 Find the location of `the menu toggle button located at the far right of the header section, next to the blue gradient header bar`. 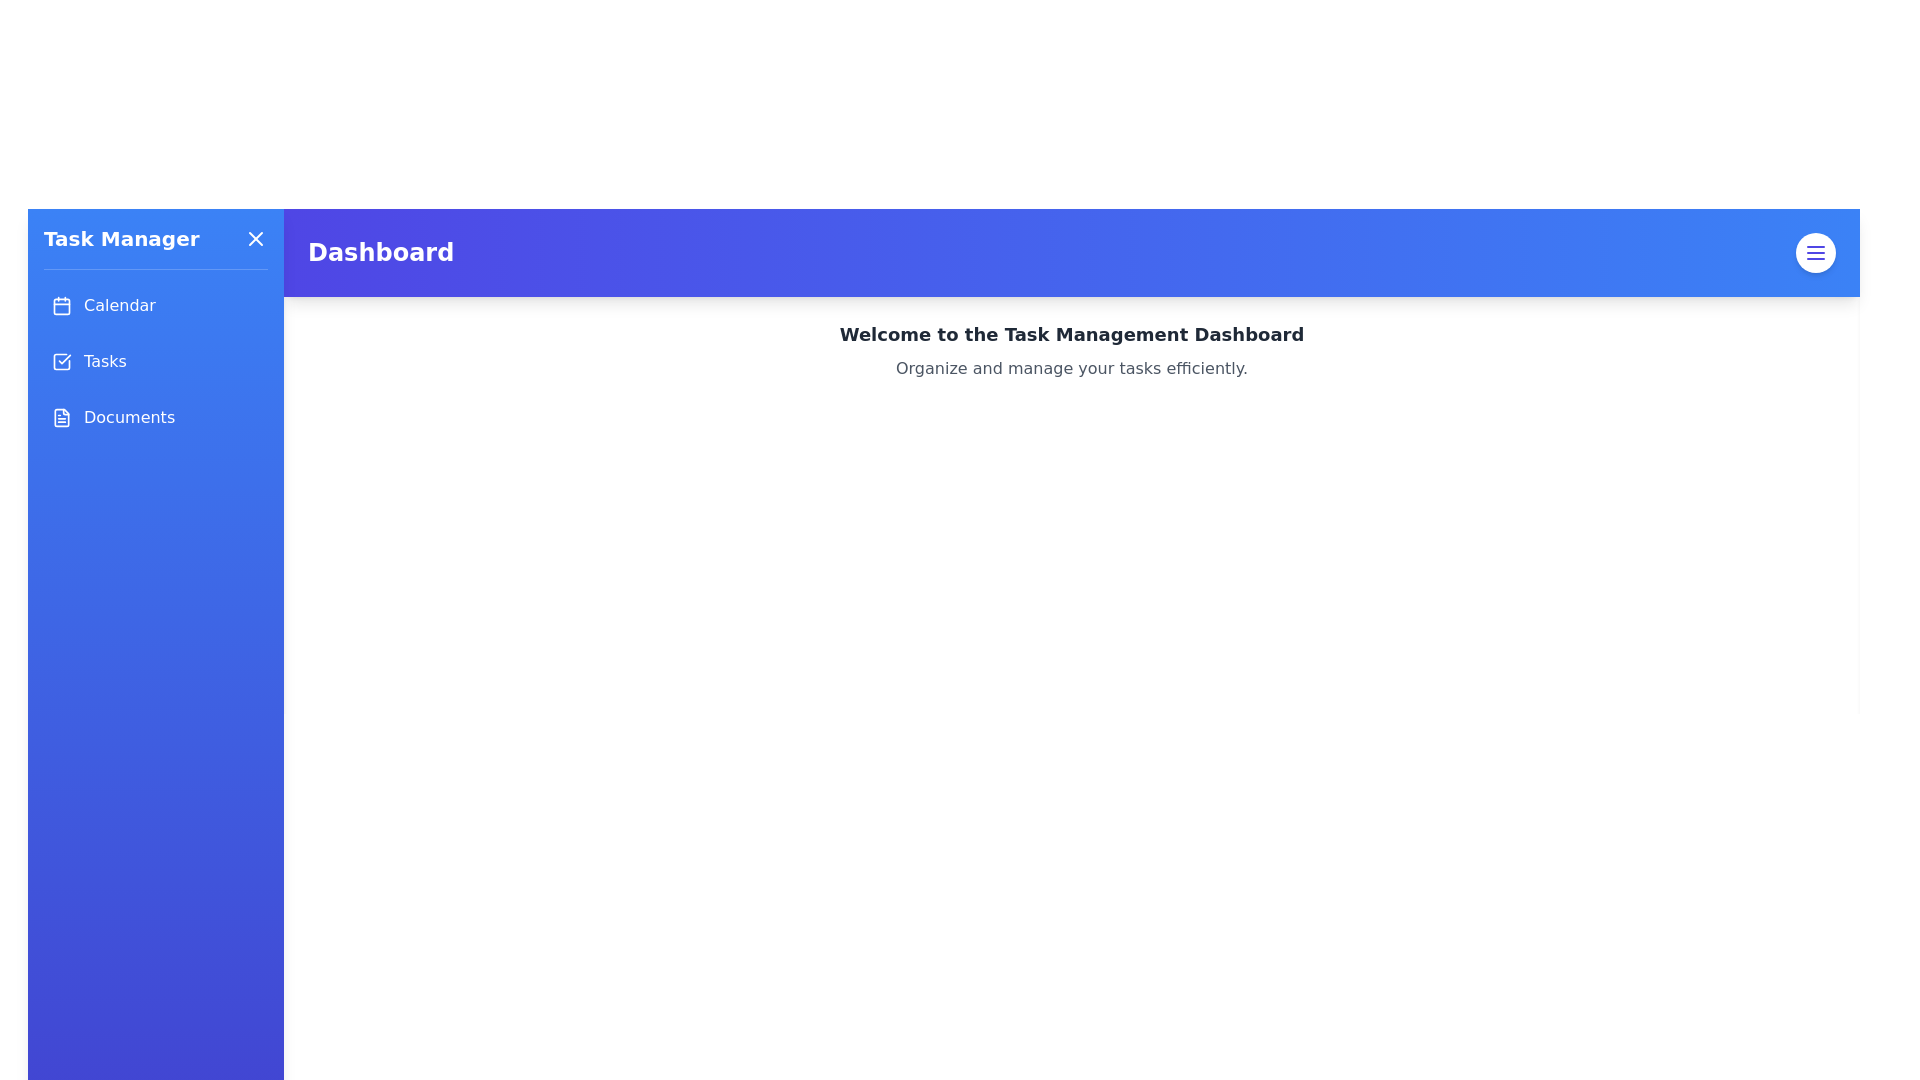

the menu toggle button located at the far right of the header section, next to the blue gradient header bar is located at coordinates (1815, 252).